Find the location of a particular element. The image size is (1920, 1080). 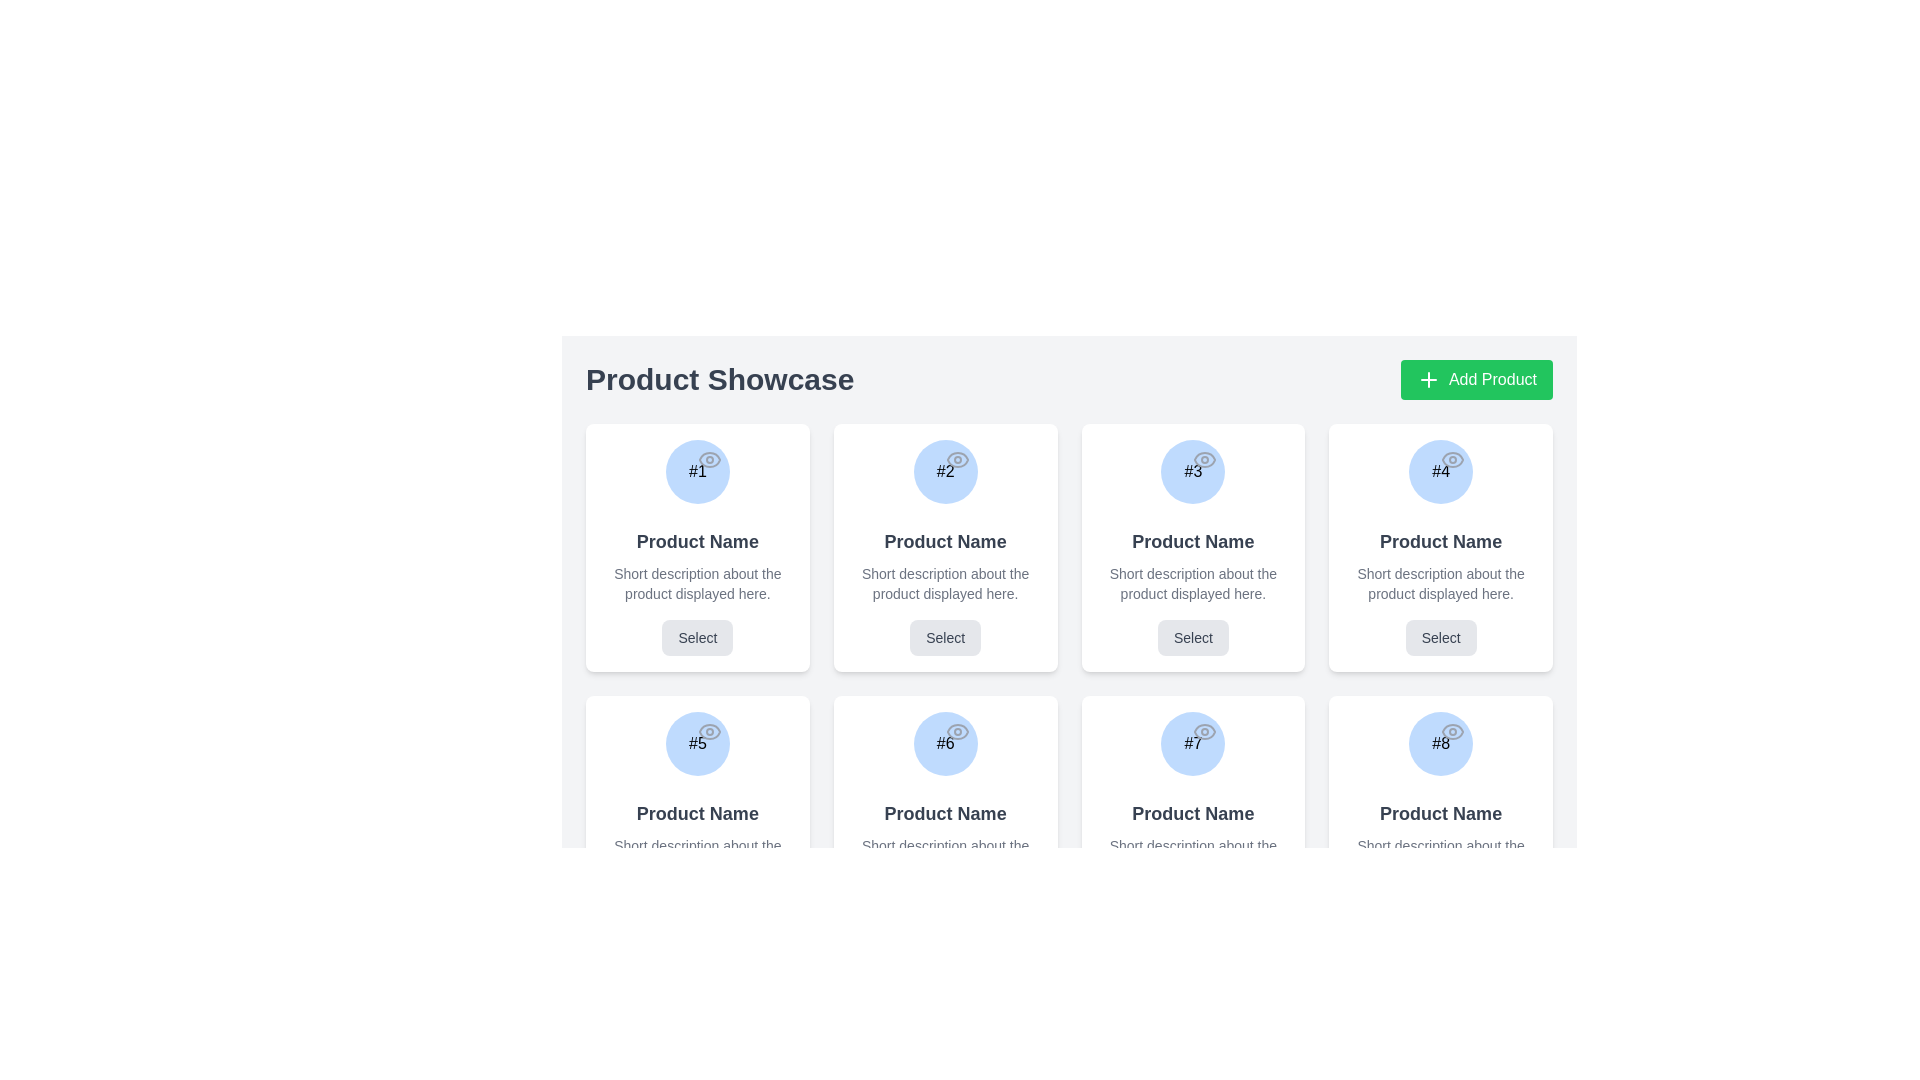

text of the title label for the product located in the middle section of the second card in the first row of the grid layout, positioned between the card's circular icon and the descriptive text is located at coordinates (944, 542).